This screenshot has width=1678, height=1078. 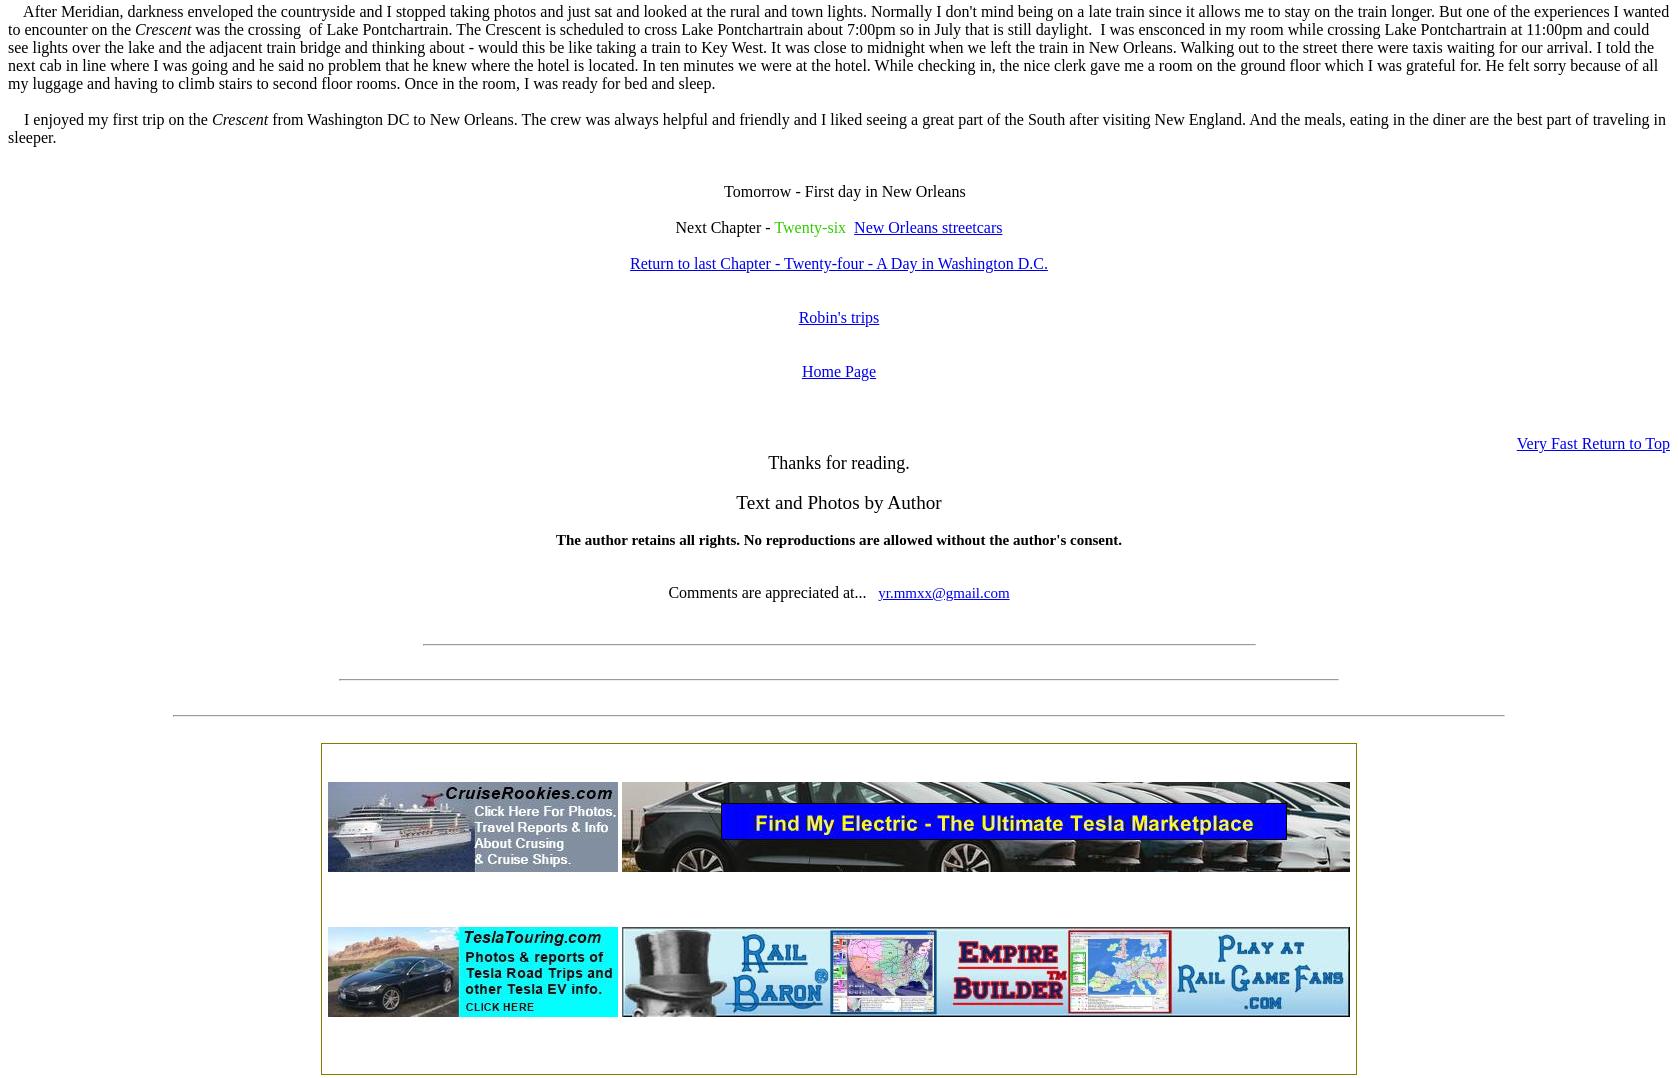 I want to click on 'Next Chapter -', so click(x=723, y=227).